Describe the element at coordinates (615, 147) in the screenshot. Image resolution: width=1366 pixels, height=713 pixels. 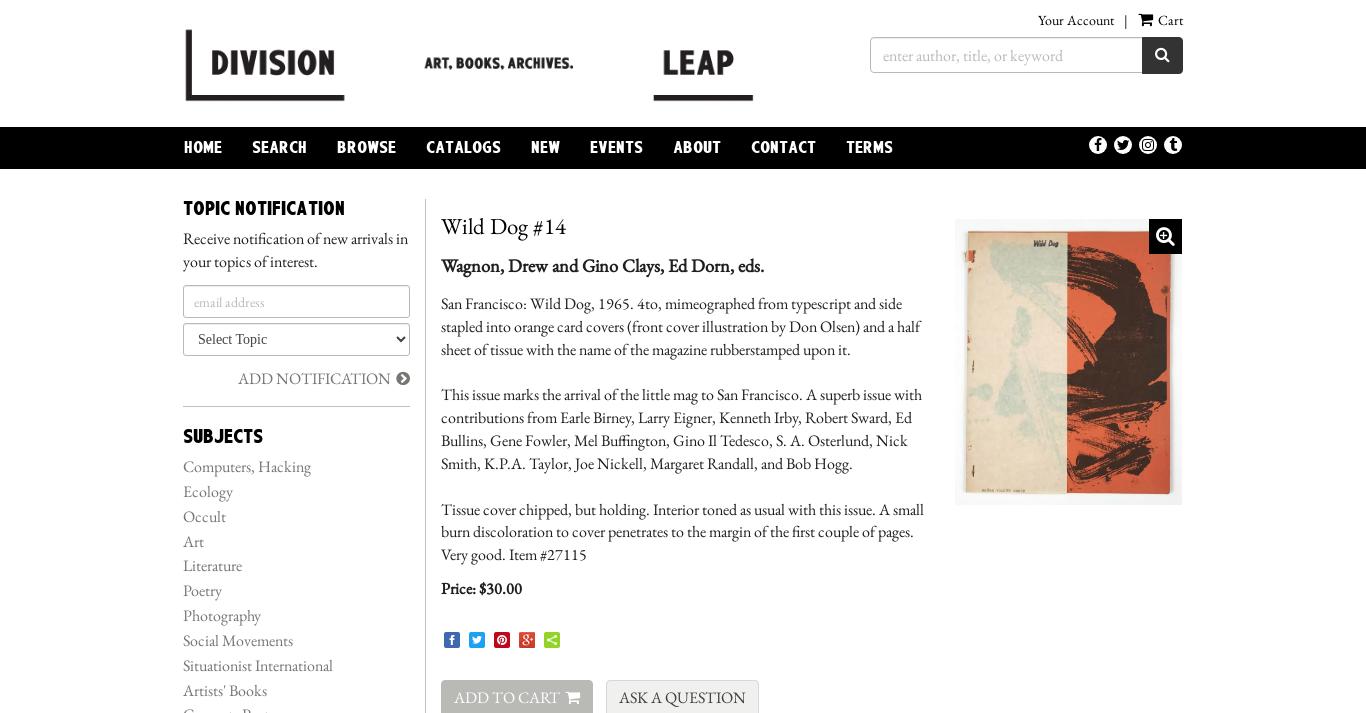
I see `'Events'` at that location.